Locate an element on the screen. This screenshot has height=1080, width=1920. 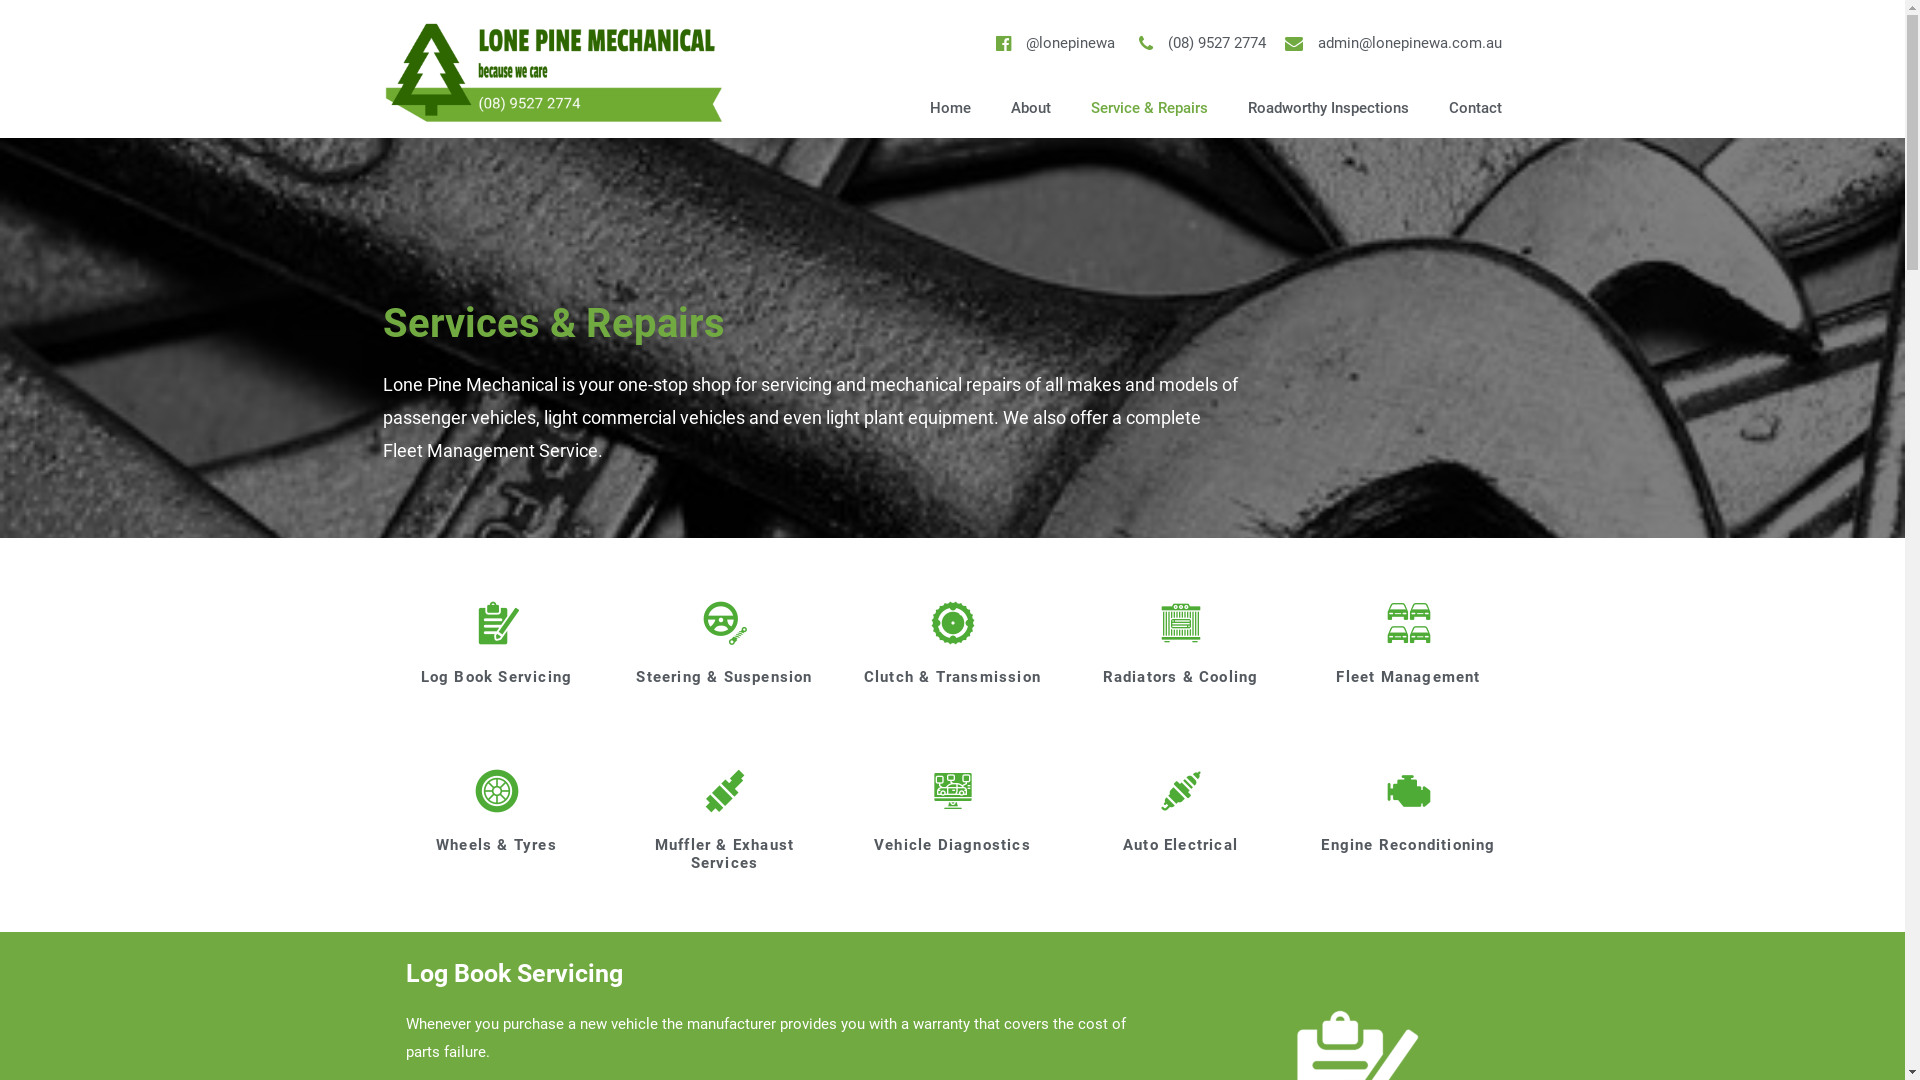
'steering' is located at coordinates (723, 622).